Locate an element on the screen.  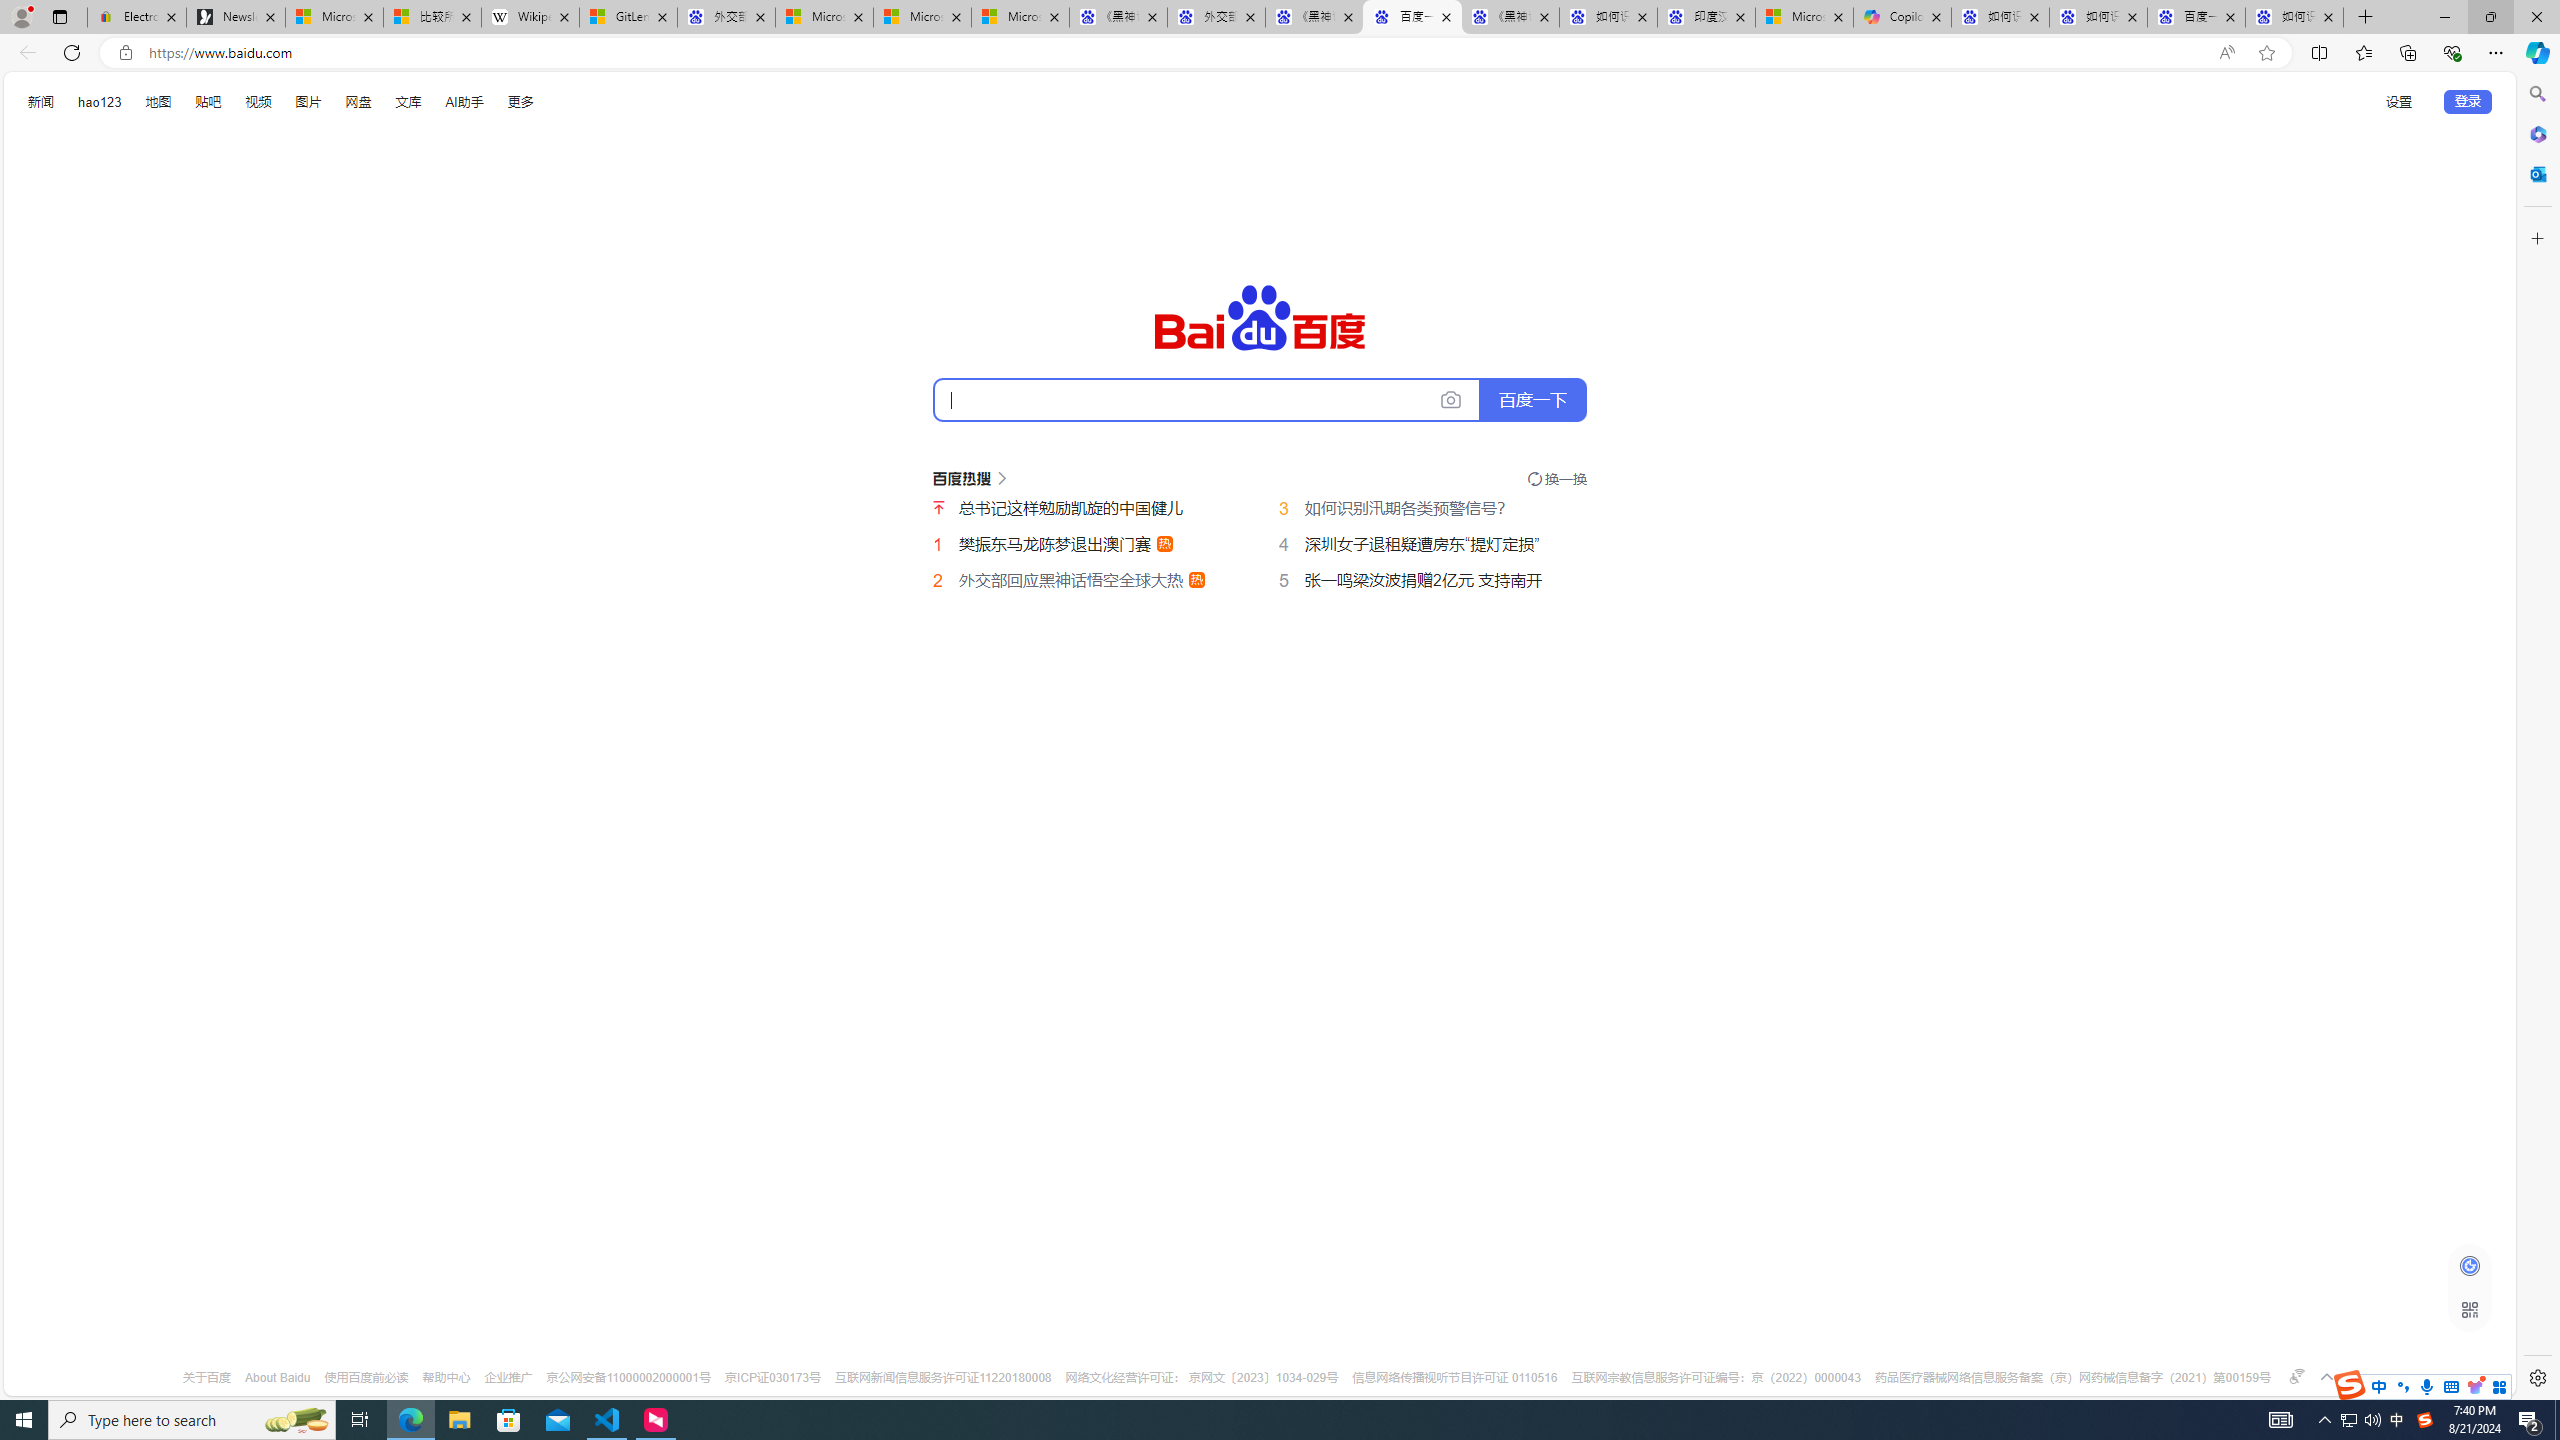
'hao123' is located at coordinates (98, 102).